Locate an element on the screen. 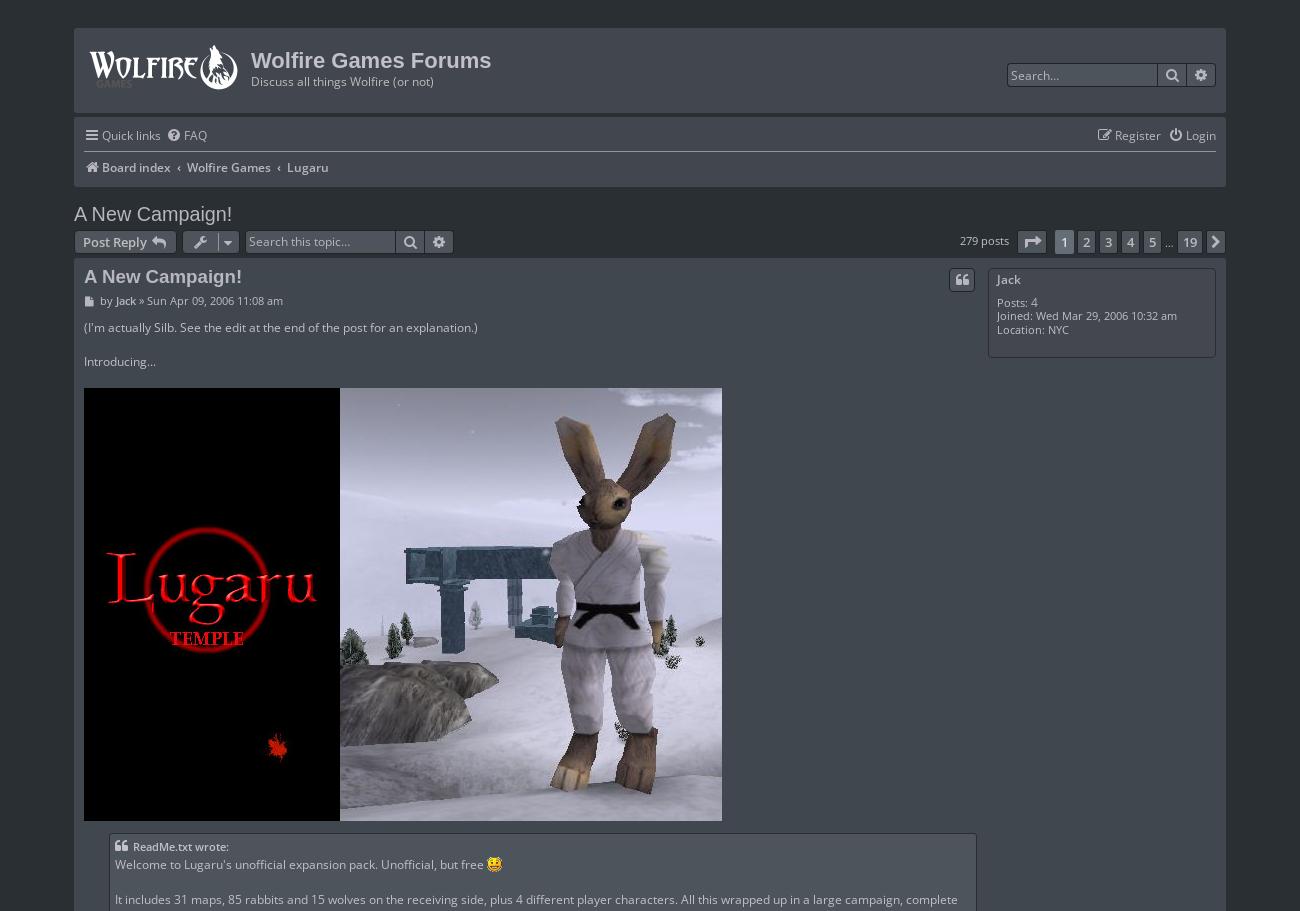  '5' is located at coordinates (1152, 240).